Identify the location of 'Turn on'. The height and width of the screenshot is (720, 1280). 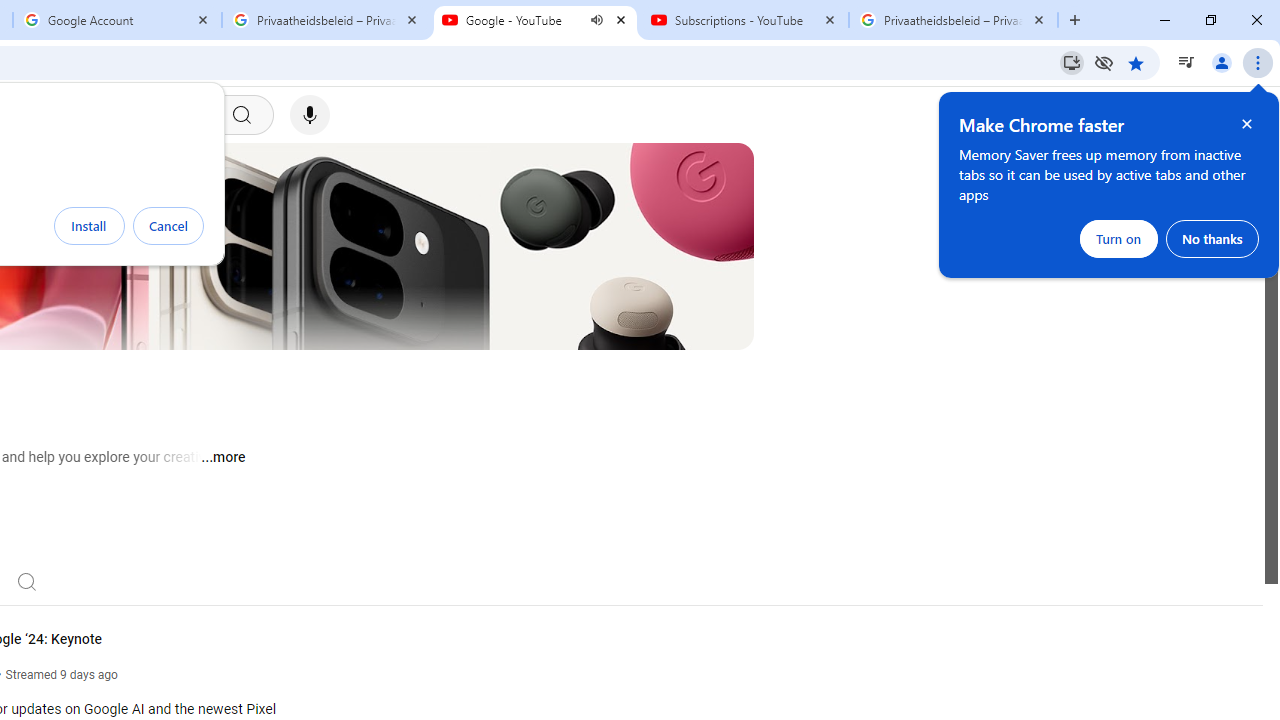
(1118, 238).